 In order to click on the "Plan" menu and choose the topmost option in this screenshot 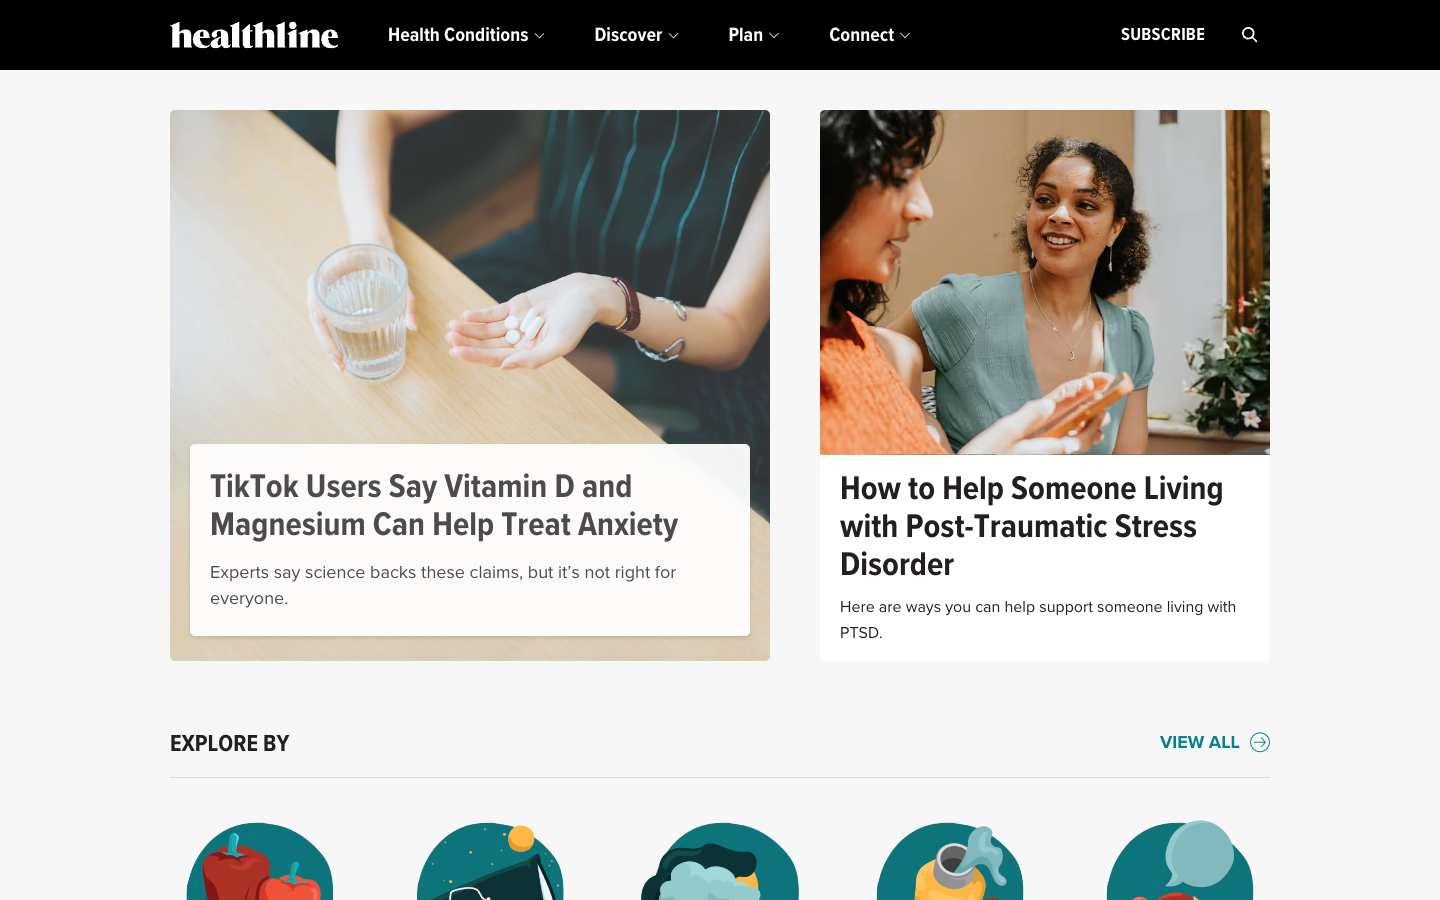, I will do `click(752, 34)`.